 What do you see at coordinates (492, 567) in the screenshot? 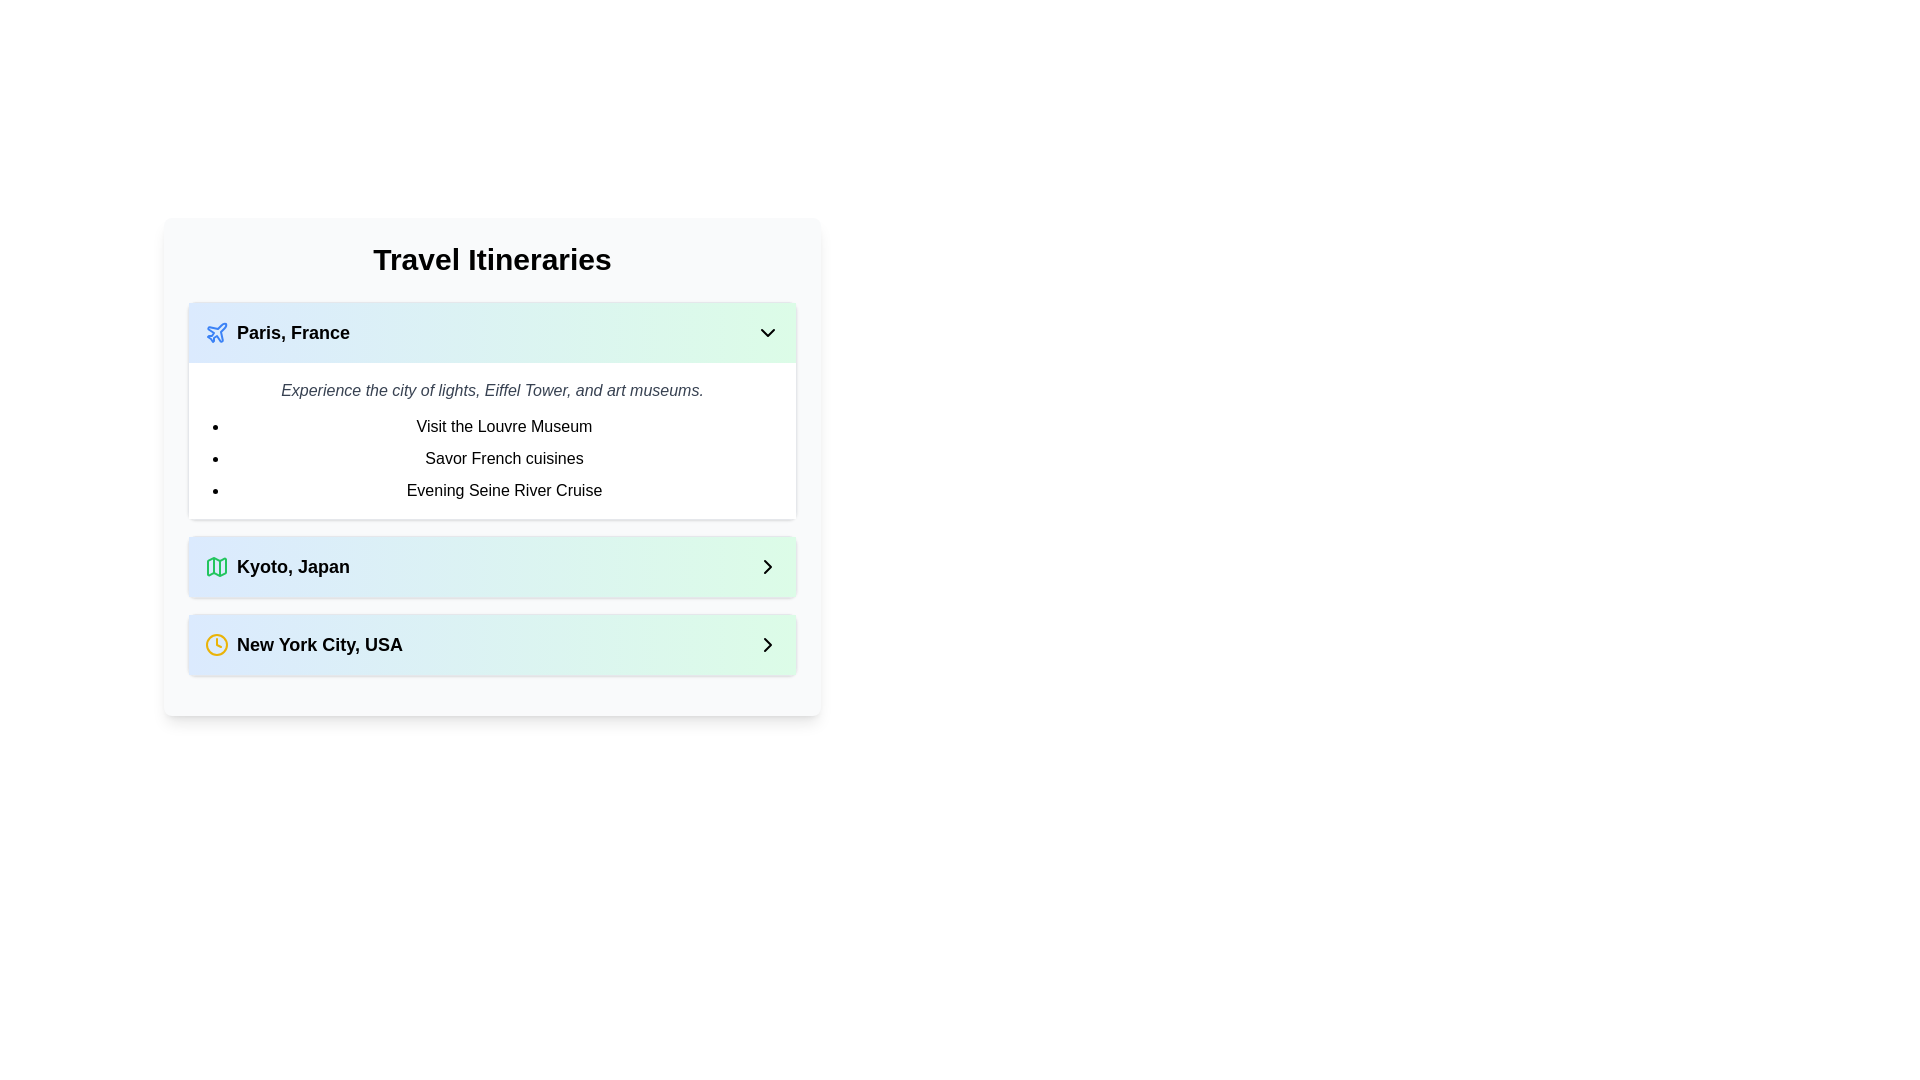
I see `the selectable list item for travel itineraries regarding Kyoto, Japan` at bounding box center [492, 567].